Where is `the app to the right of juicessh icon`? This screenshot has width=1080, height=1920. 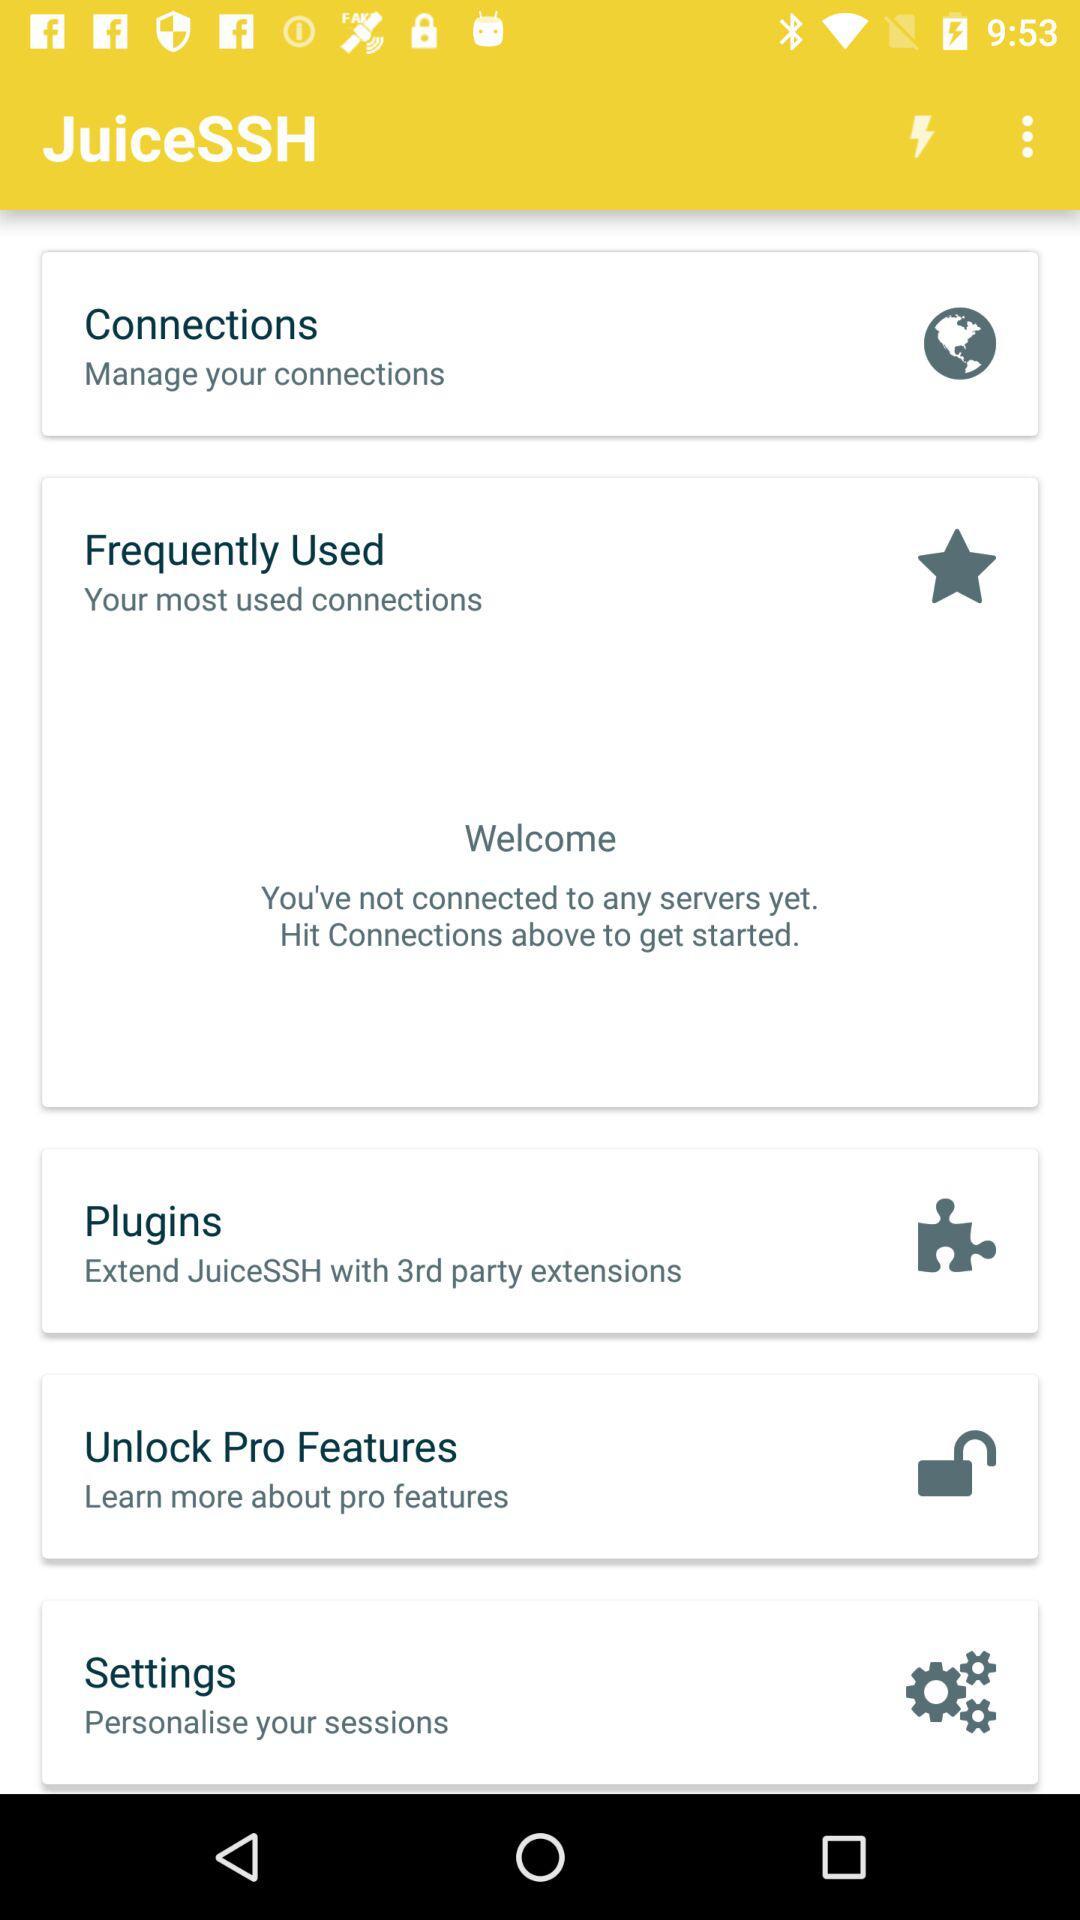 the app to the right of juicessh icon is located at coordinates (922, 135).